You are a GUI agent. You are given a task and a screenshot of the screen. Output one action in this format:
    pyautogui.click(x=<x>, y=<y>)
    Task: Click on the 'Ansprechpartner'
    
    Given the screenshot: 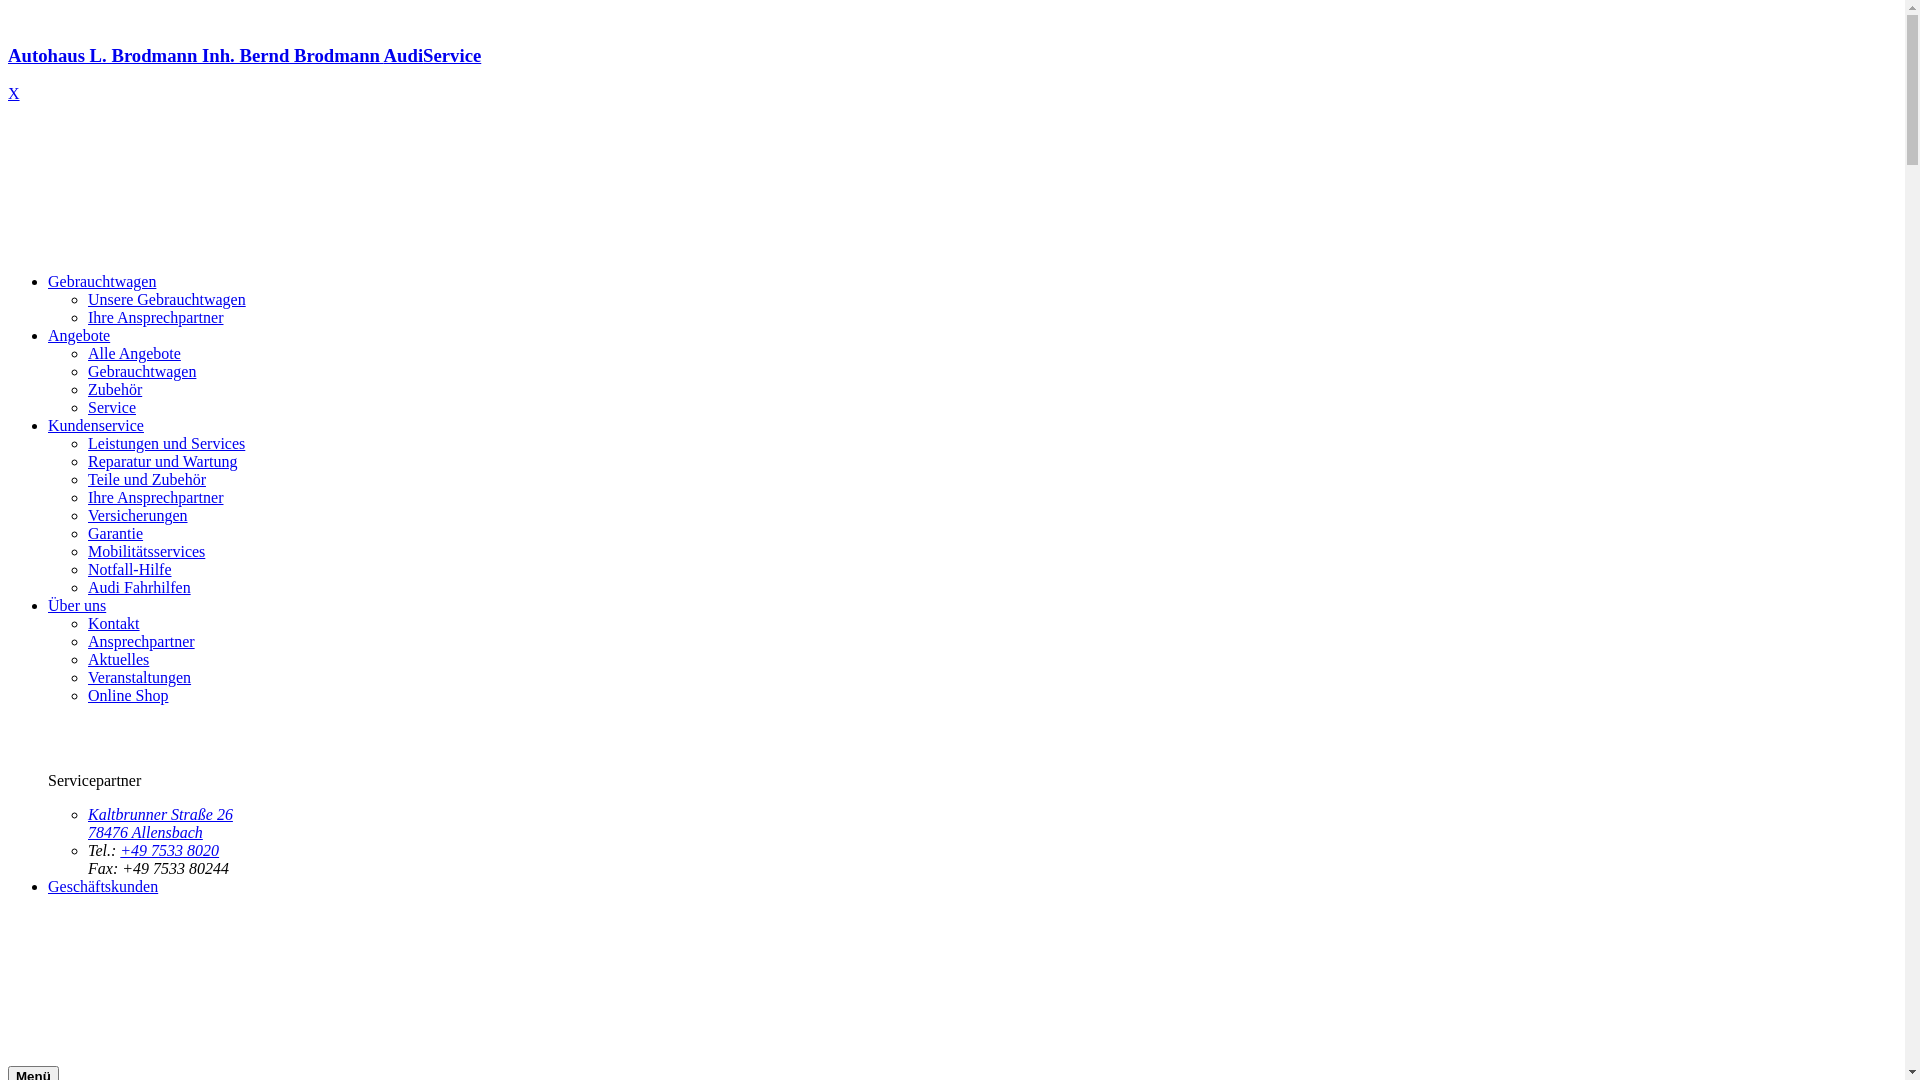 What is the action you would take?
    pyautogui.click(x=140, y=641)
    